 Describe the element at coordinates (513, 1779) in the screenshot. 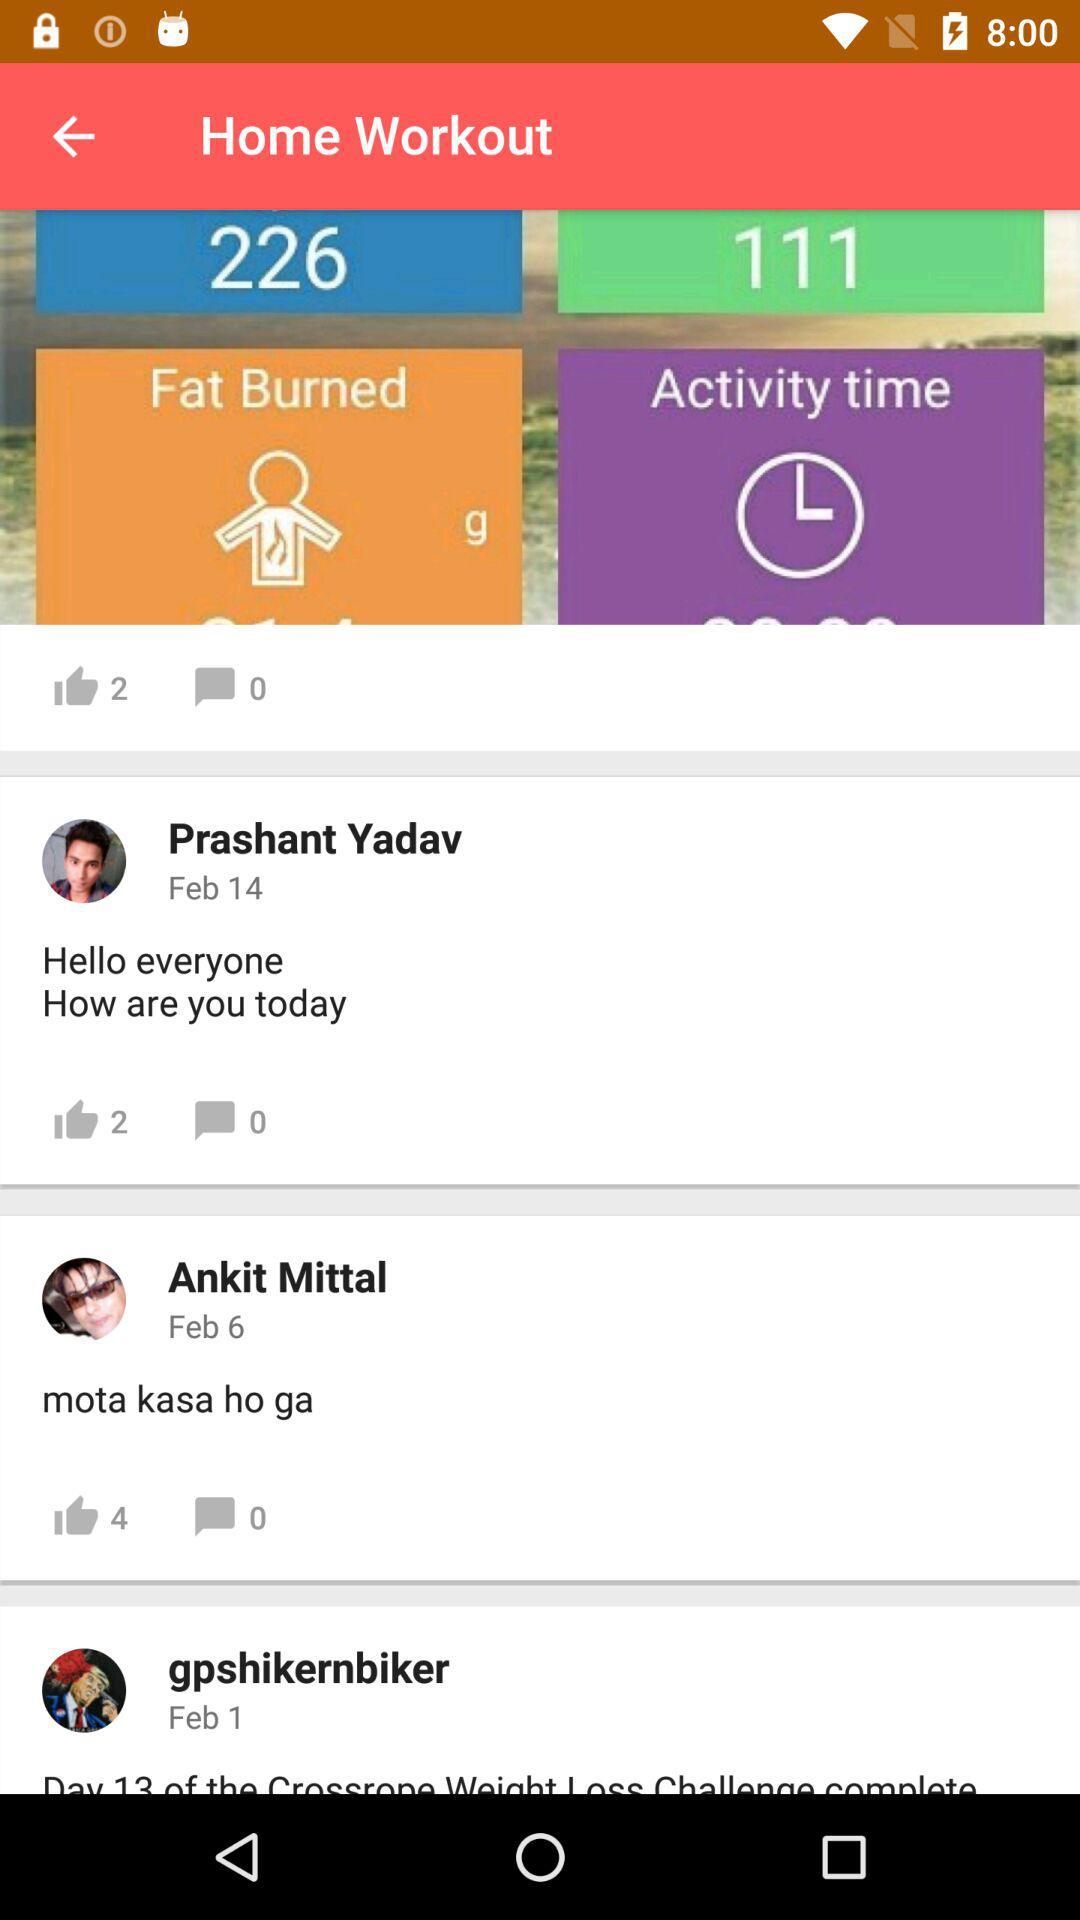

I see `icon below feb 1` at that location.